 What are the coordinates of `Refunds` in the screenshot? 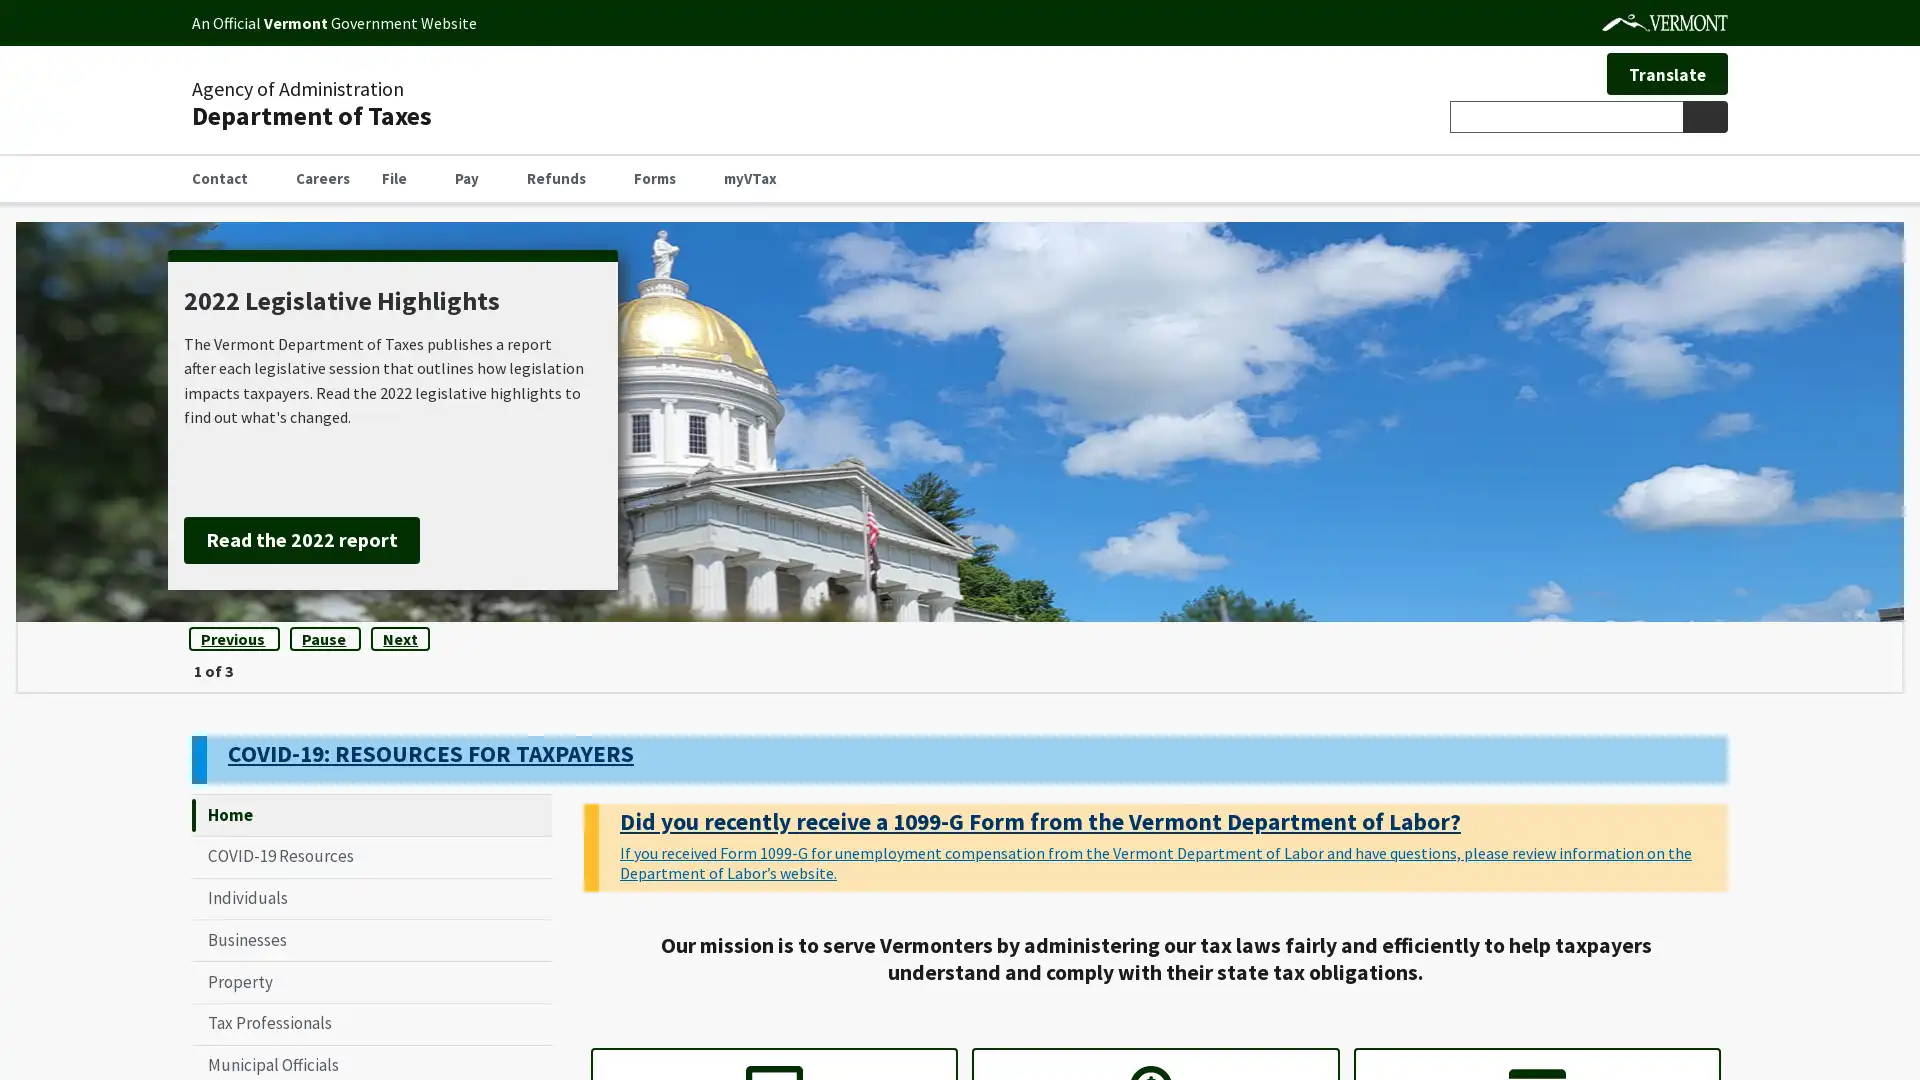 It's located at (563, 176).